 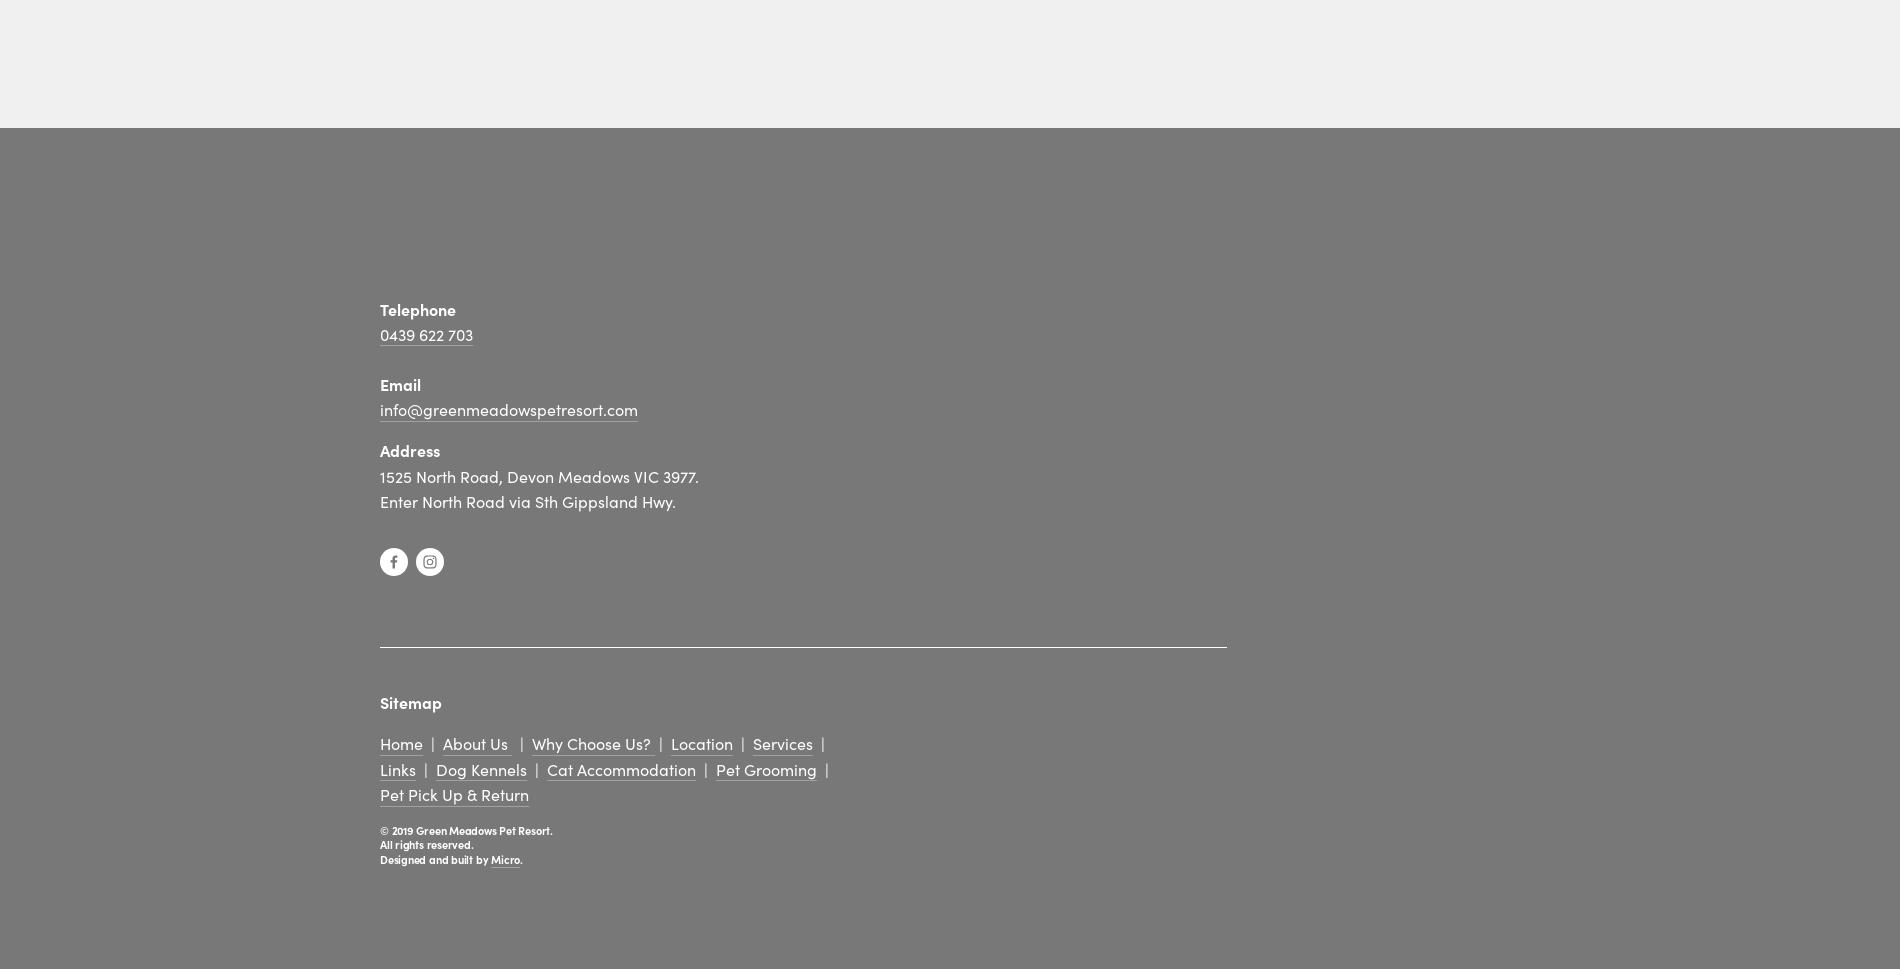 I want to click on 'Micro', so click(x=505, y=856).